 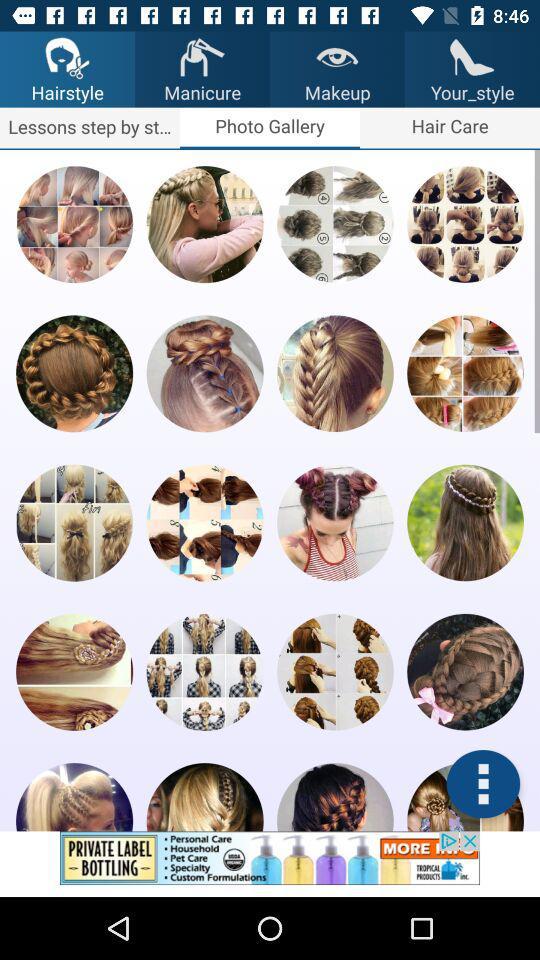 I want to click on an hairstyle, so click(x=335, y=224).